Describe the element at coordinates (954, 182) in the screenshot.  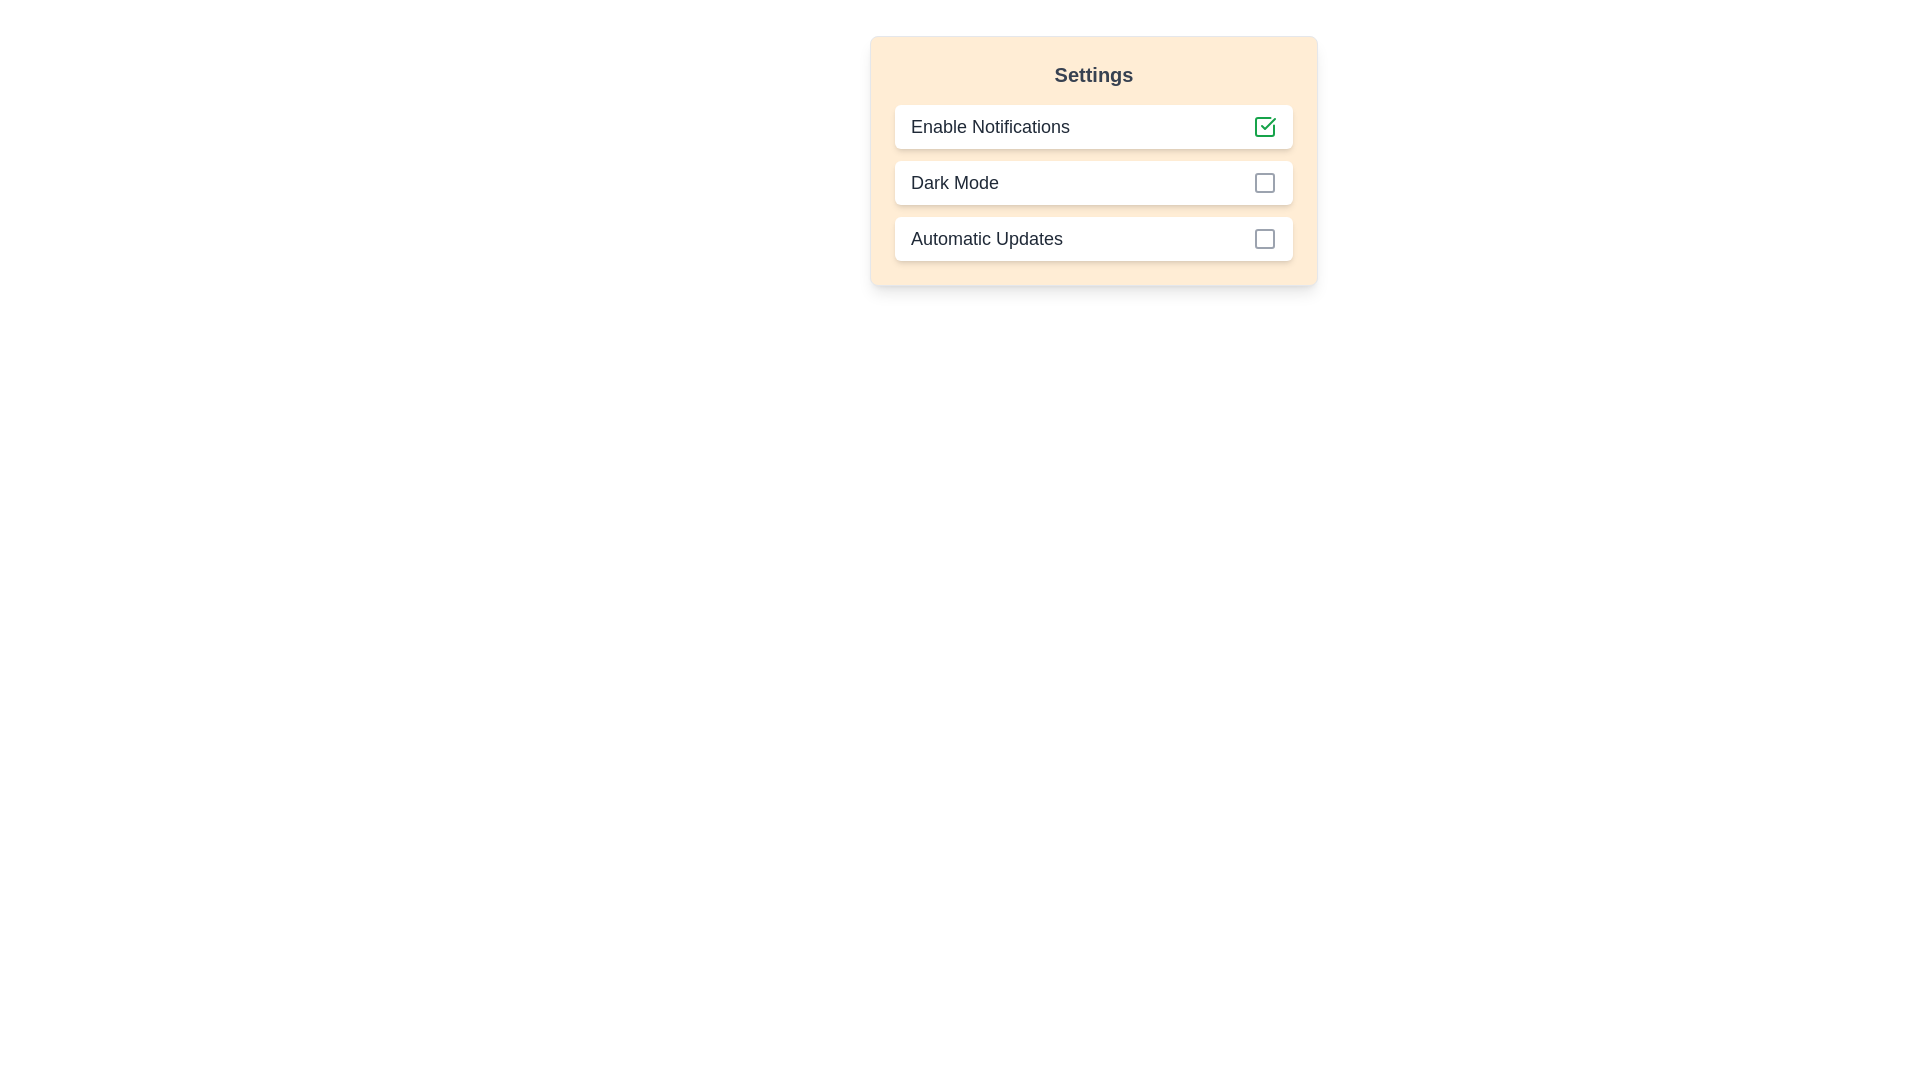
I see `the Text Label indicating the option for enabling or disabling Dark Mode in the settings menu, located between 'Enable Notifications' and 'Automatic Updates'` at that location.